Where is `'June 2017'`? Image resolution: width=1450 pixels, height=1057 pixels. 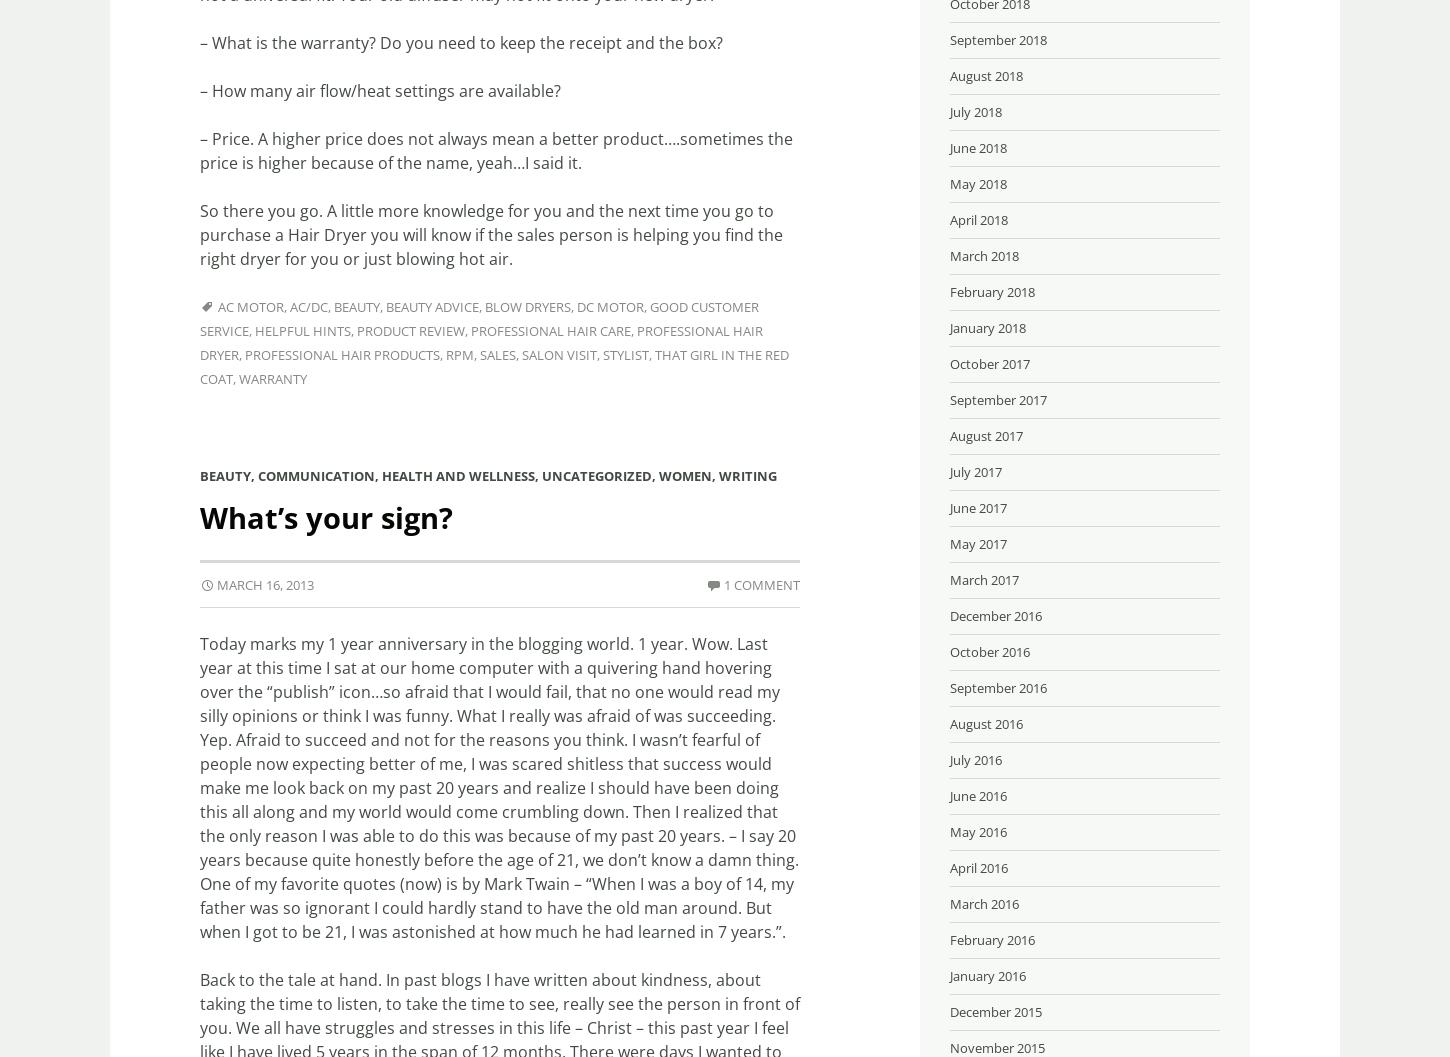 'June 2017' is located at coordinates (978, 507).